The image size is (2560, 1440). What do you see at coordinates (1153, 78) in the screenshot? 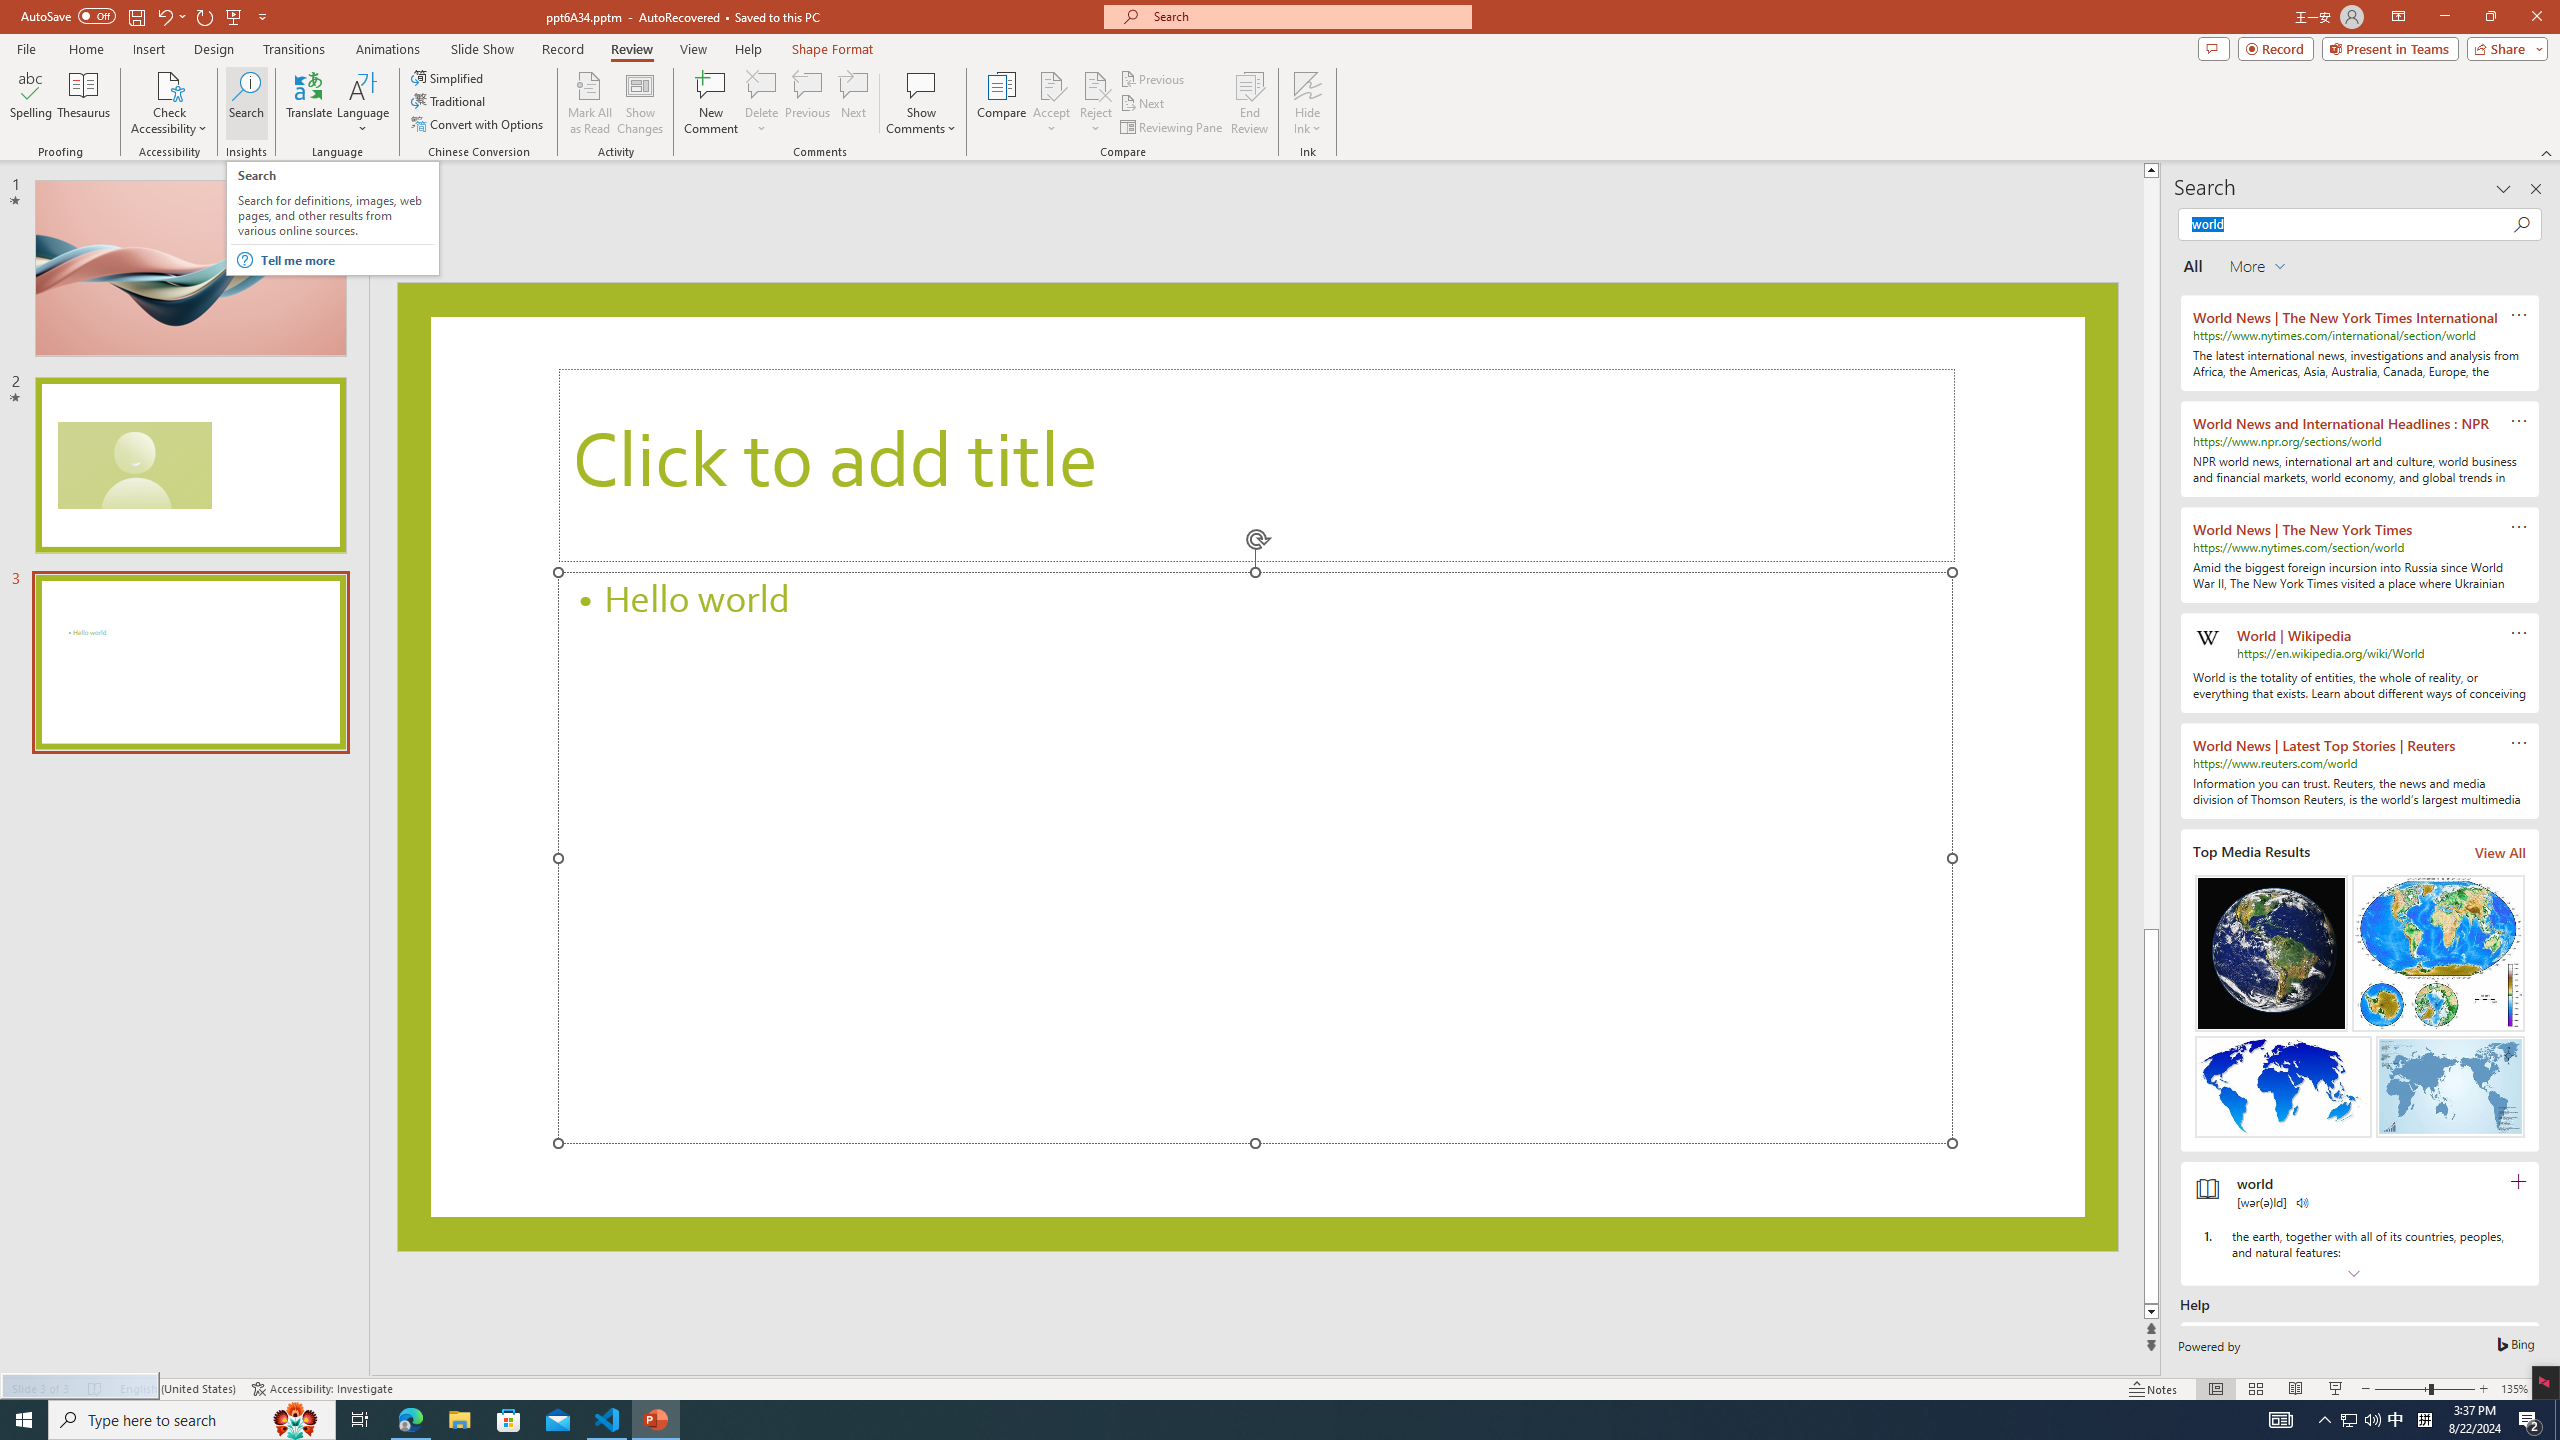
I see `'Previous'` at bounding box center [1153, 78].